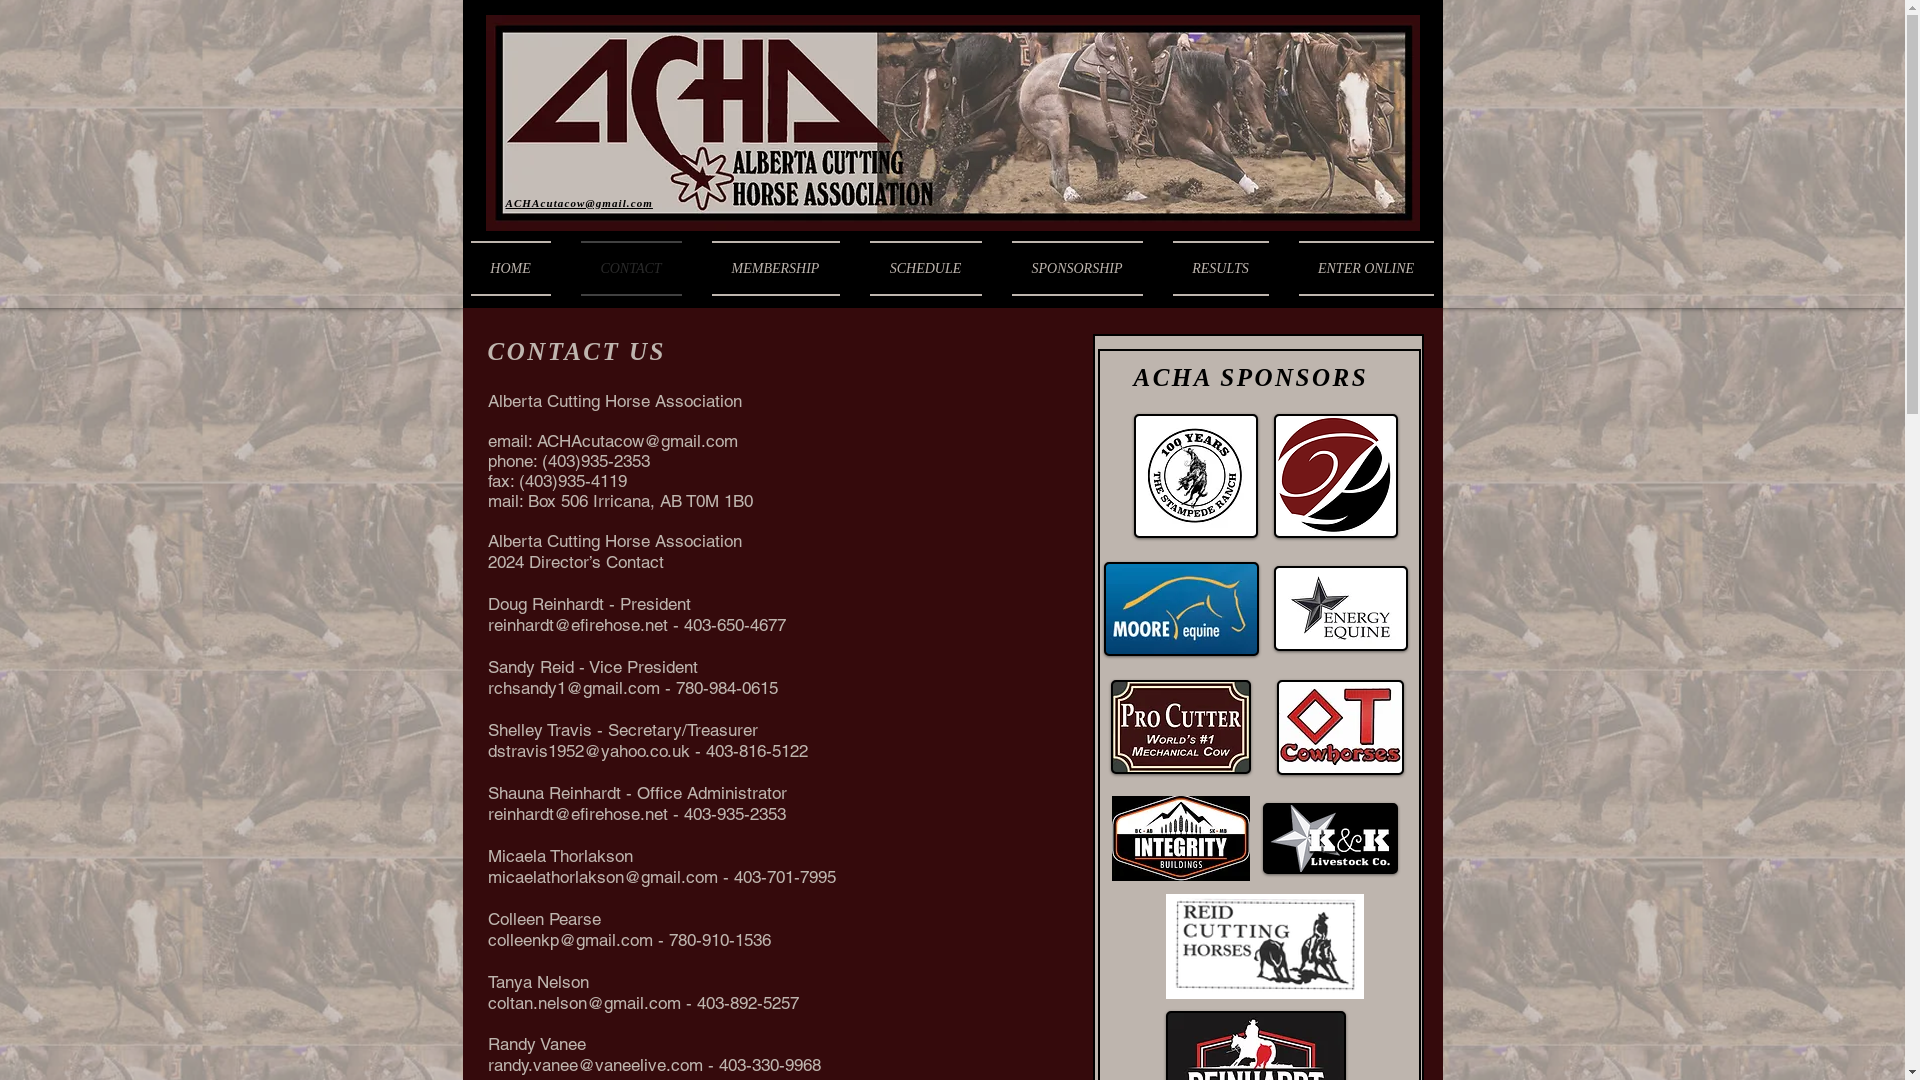  Describe the element at coordinates (1219, 267) in the screenshot. I see `'RESULTS'` at that location.